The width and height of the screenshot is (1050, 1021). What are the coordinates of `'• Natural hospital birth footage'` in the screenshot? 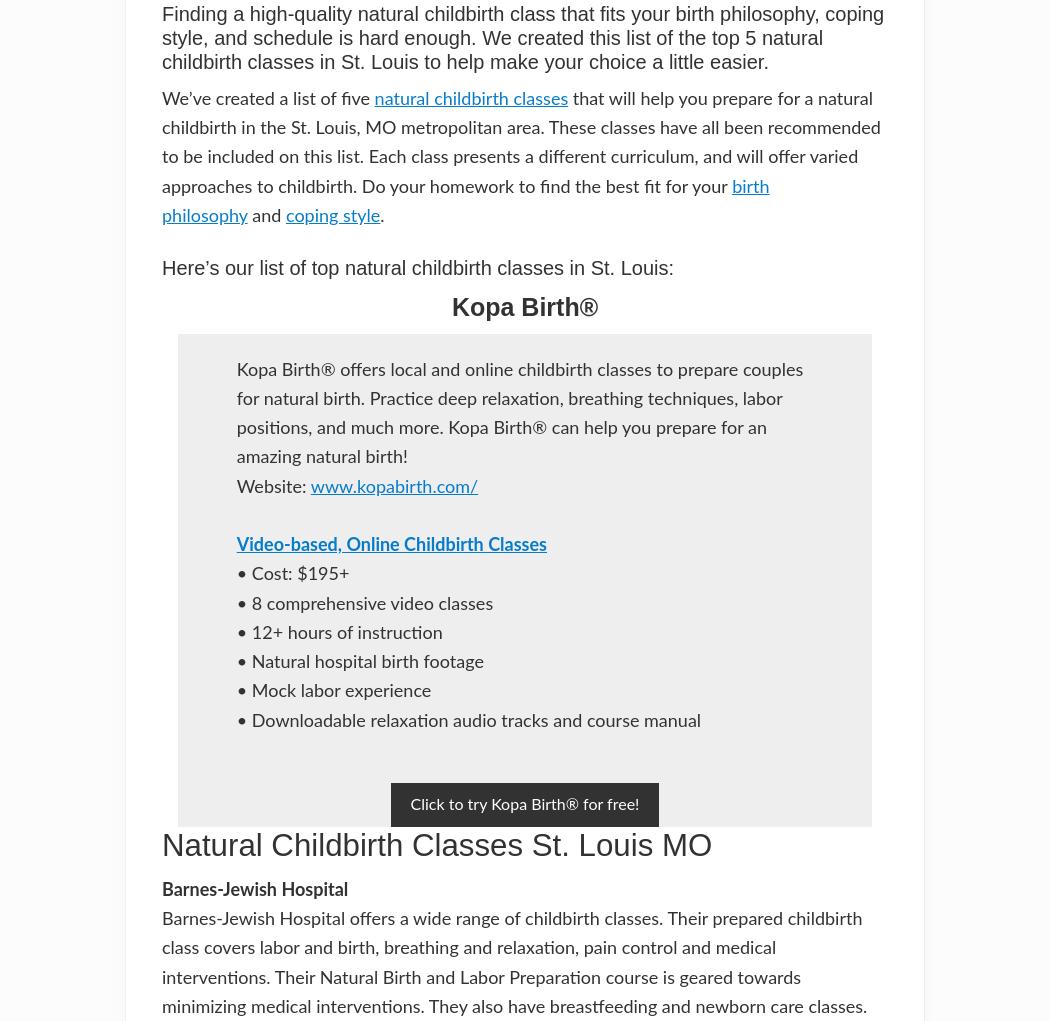 It's located at (358, 662).